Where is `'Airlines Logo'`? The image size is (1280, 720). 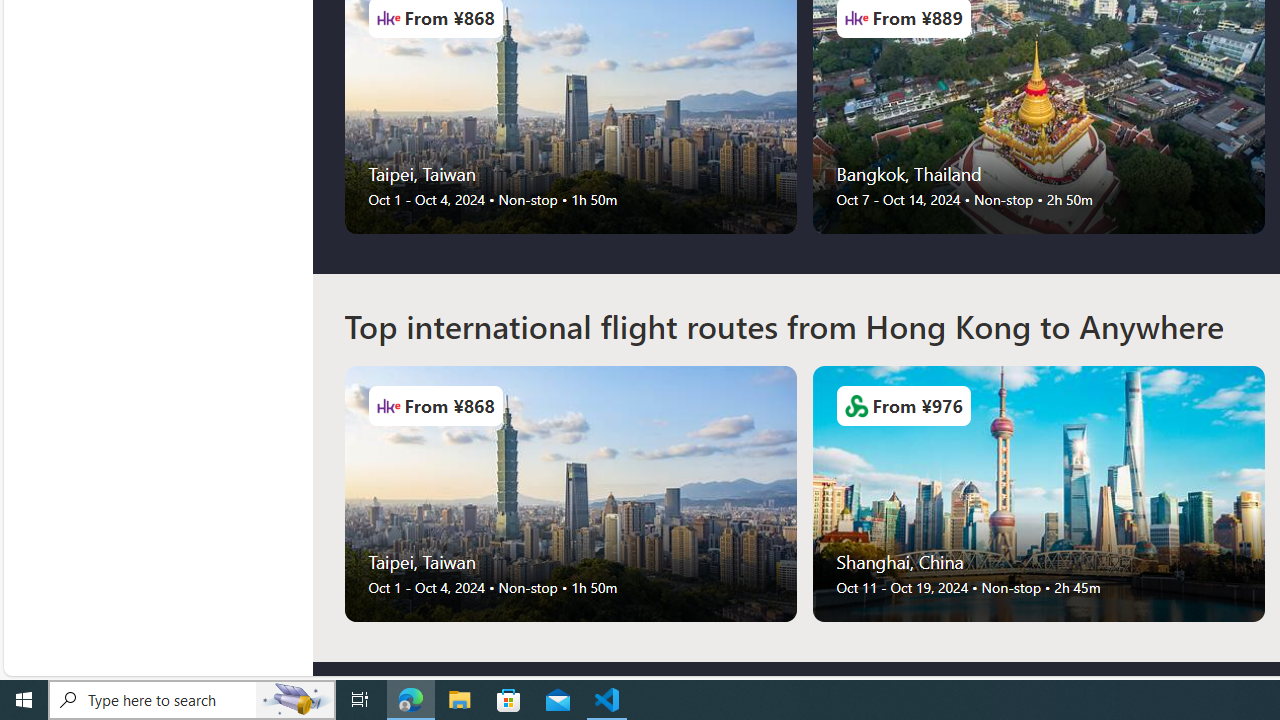
'Airlines Logo' is located at coordinates (856, 405).